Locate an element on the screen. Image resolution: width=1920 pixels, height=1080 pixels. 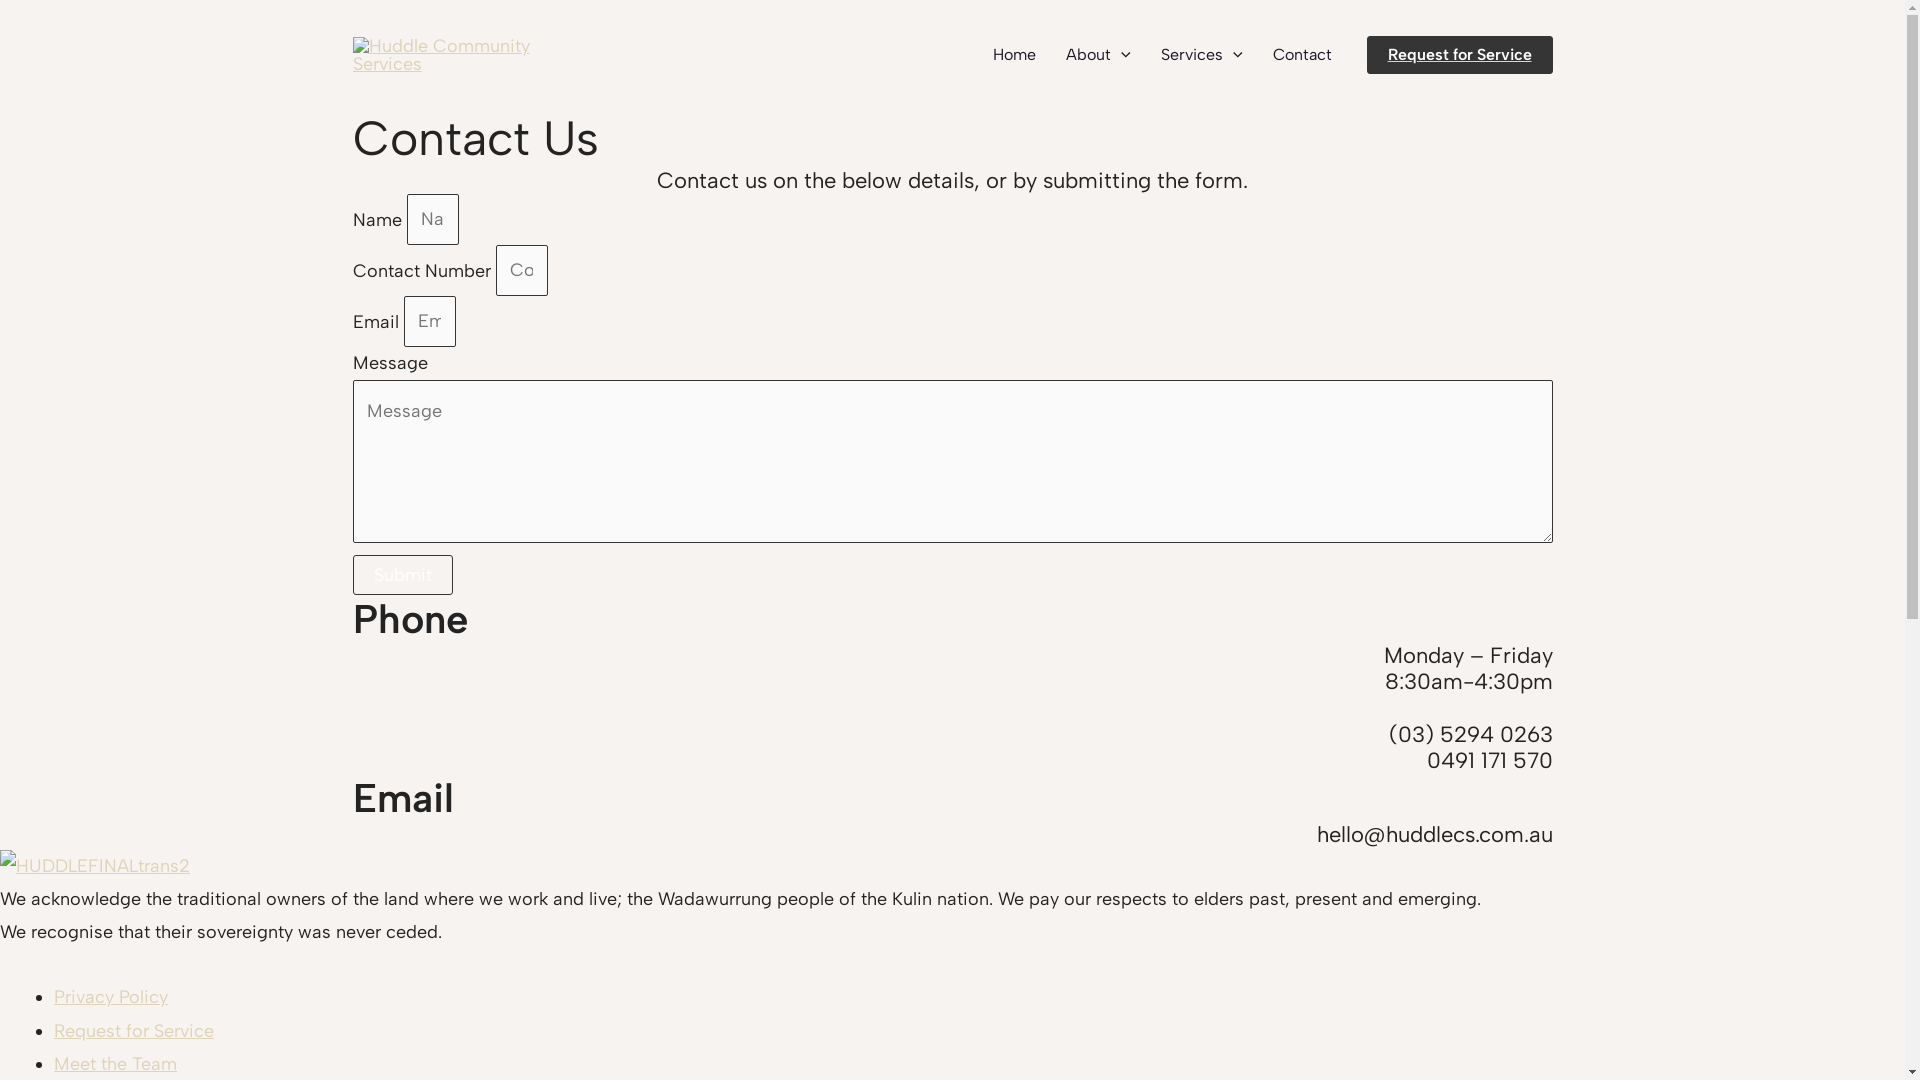
'Submit' is located at coordinates (401, 574).